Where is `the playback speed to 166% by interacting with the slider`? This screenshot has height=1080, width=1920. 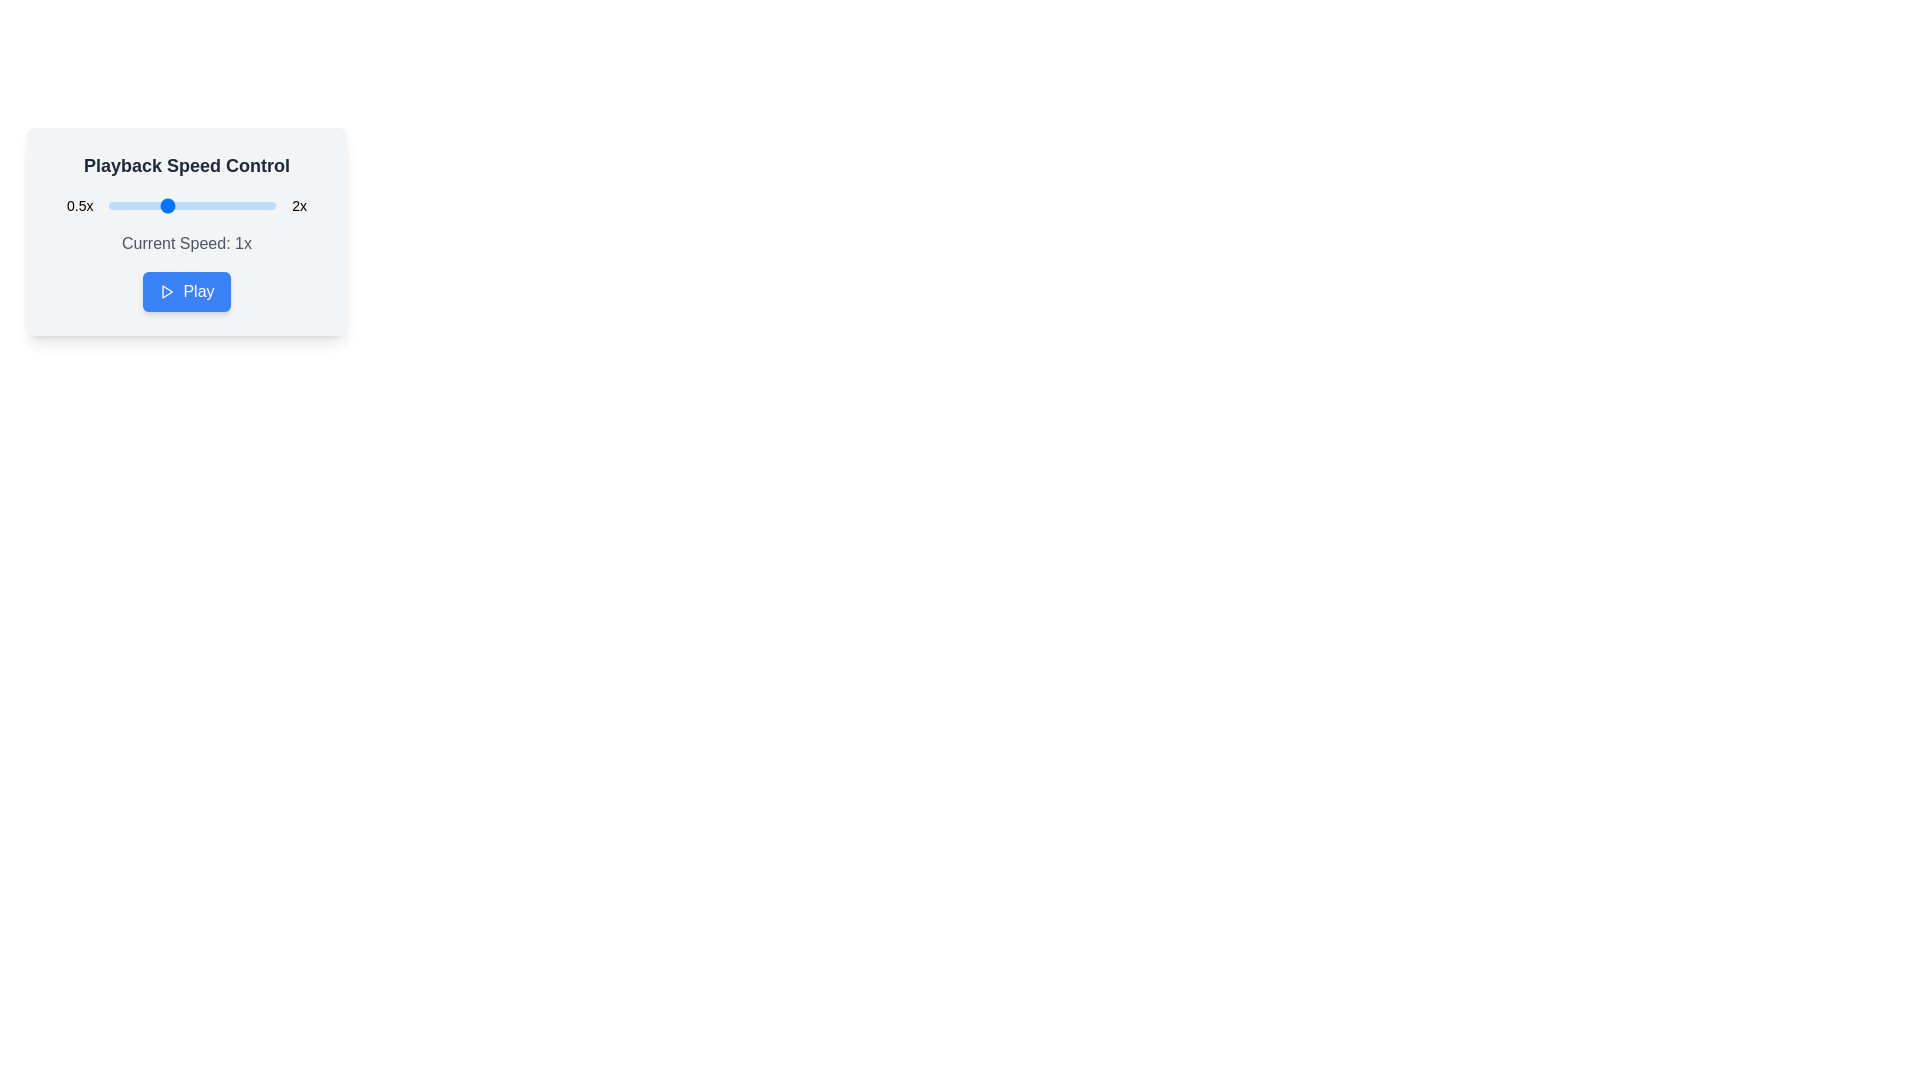
the playback speed to 166% by interacting with the slider is located at coordinates (238, 205).